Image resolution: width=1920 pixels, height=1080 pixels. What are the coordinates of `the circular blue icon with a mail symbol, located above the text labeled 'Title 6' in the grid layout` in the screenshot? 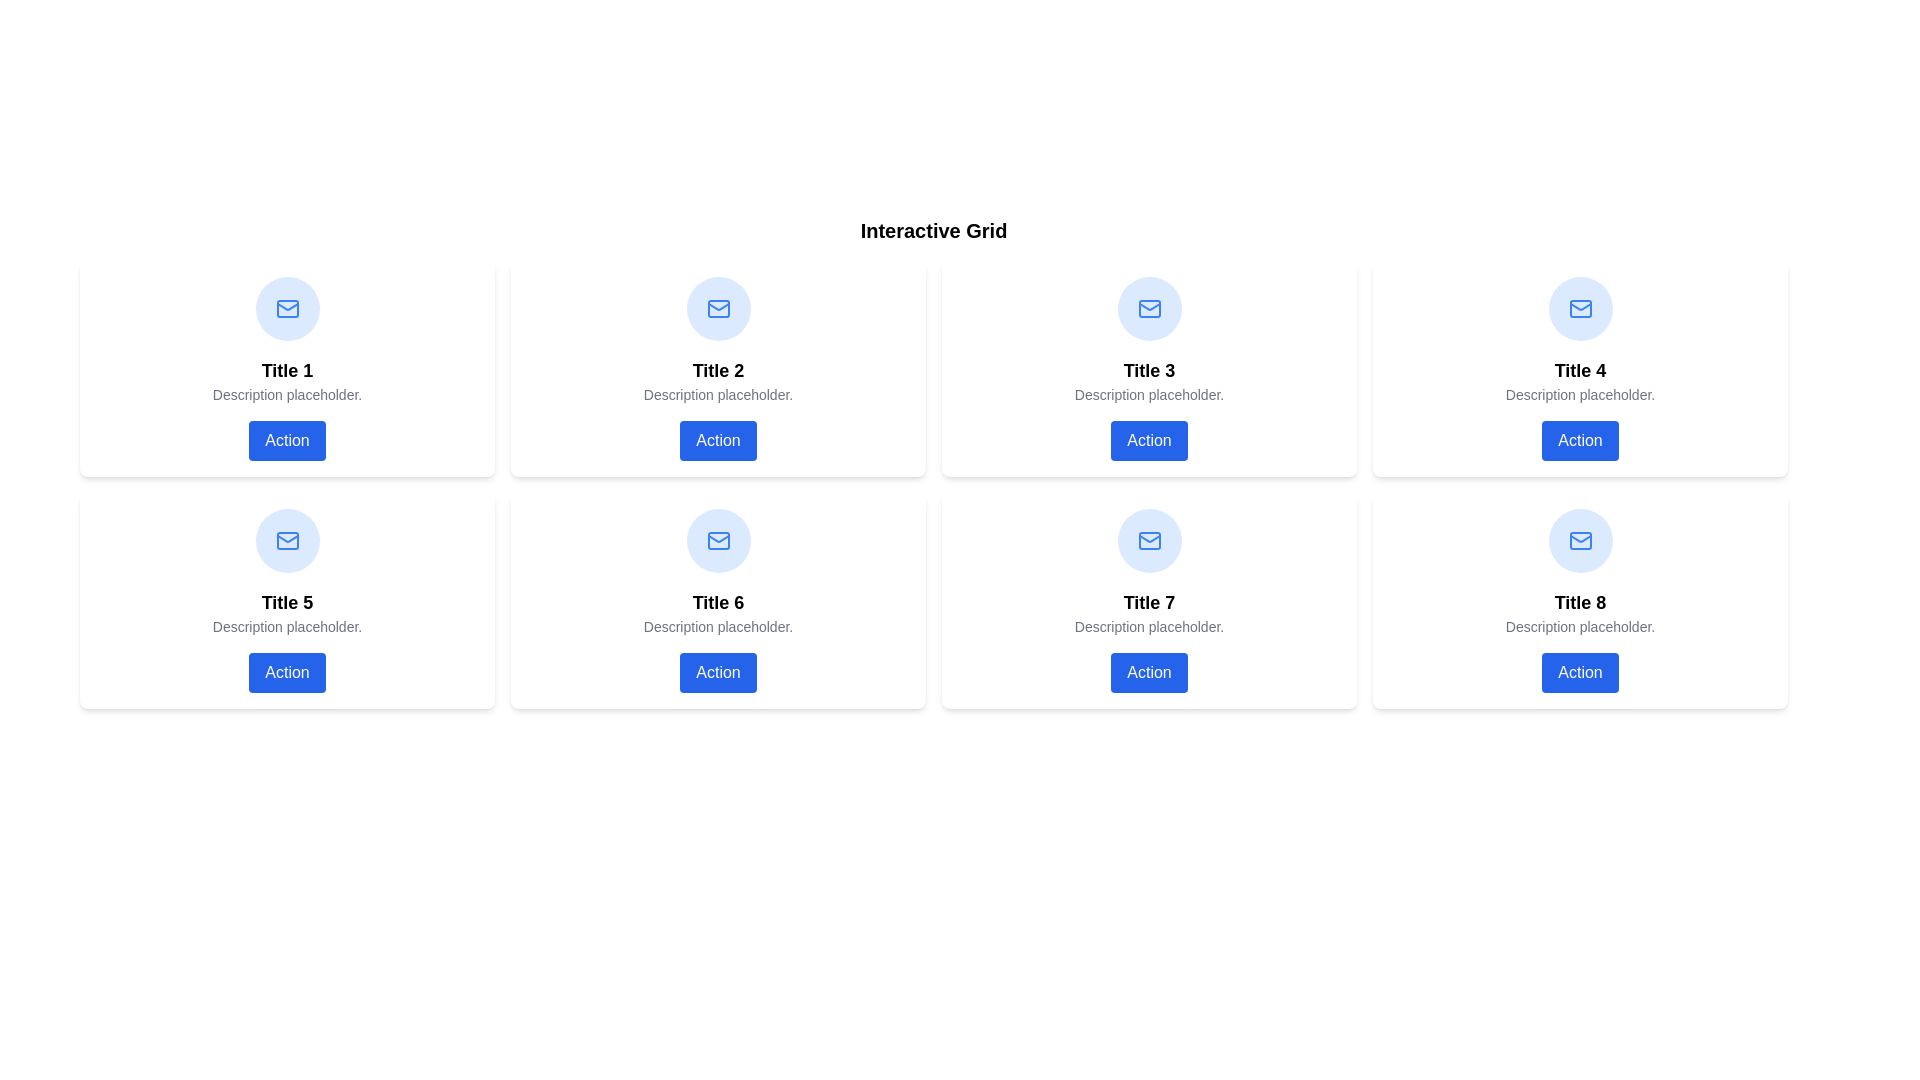 It's located at (718, 540).